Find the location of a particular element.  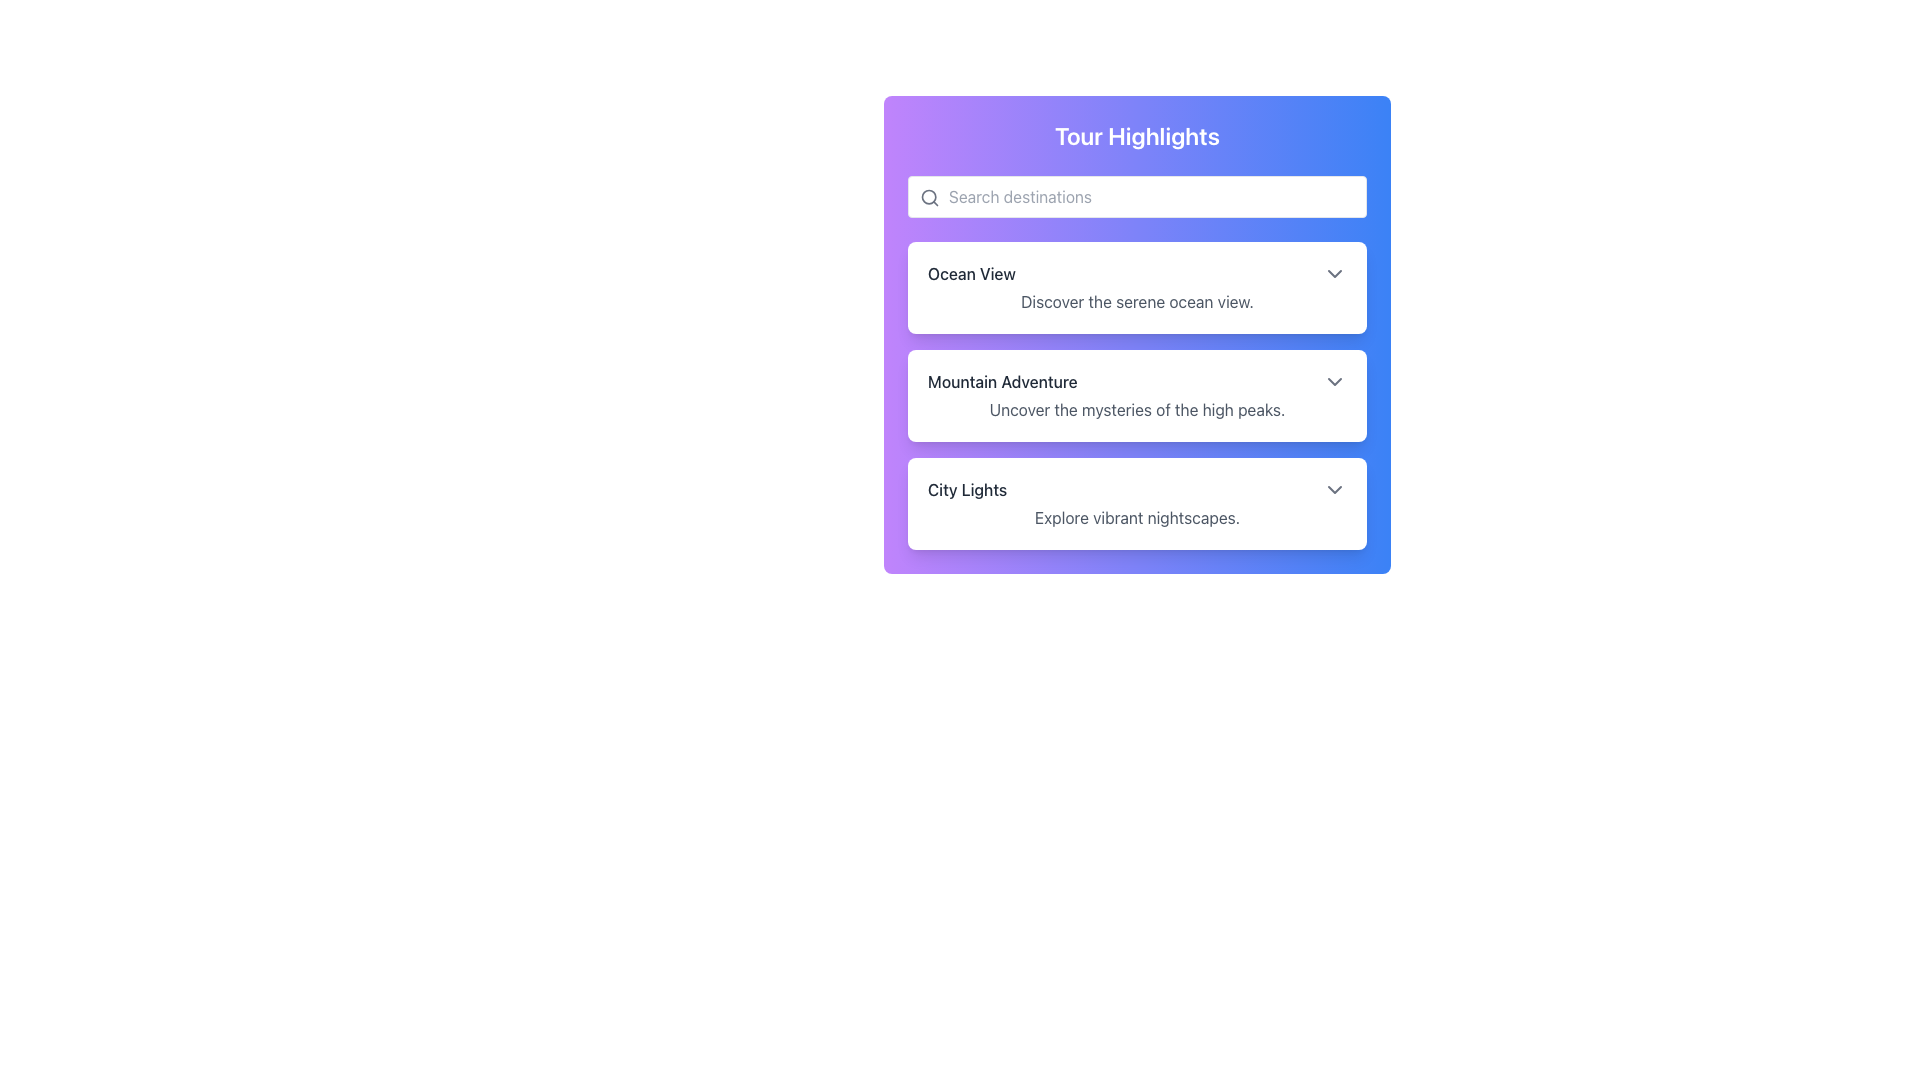

the third card in the vertical list of selectable options labeled 'Tour Highlights' to change its shadow effect is located at coordinates (1137, 503).